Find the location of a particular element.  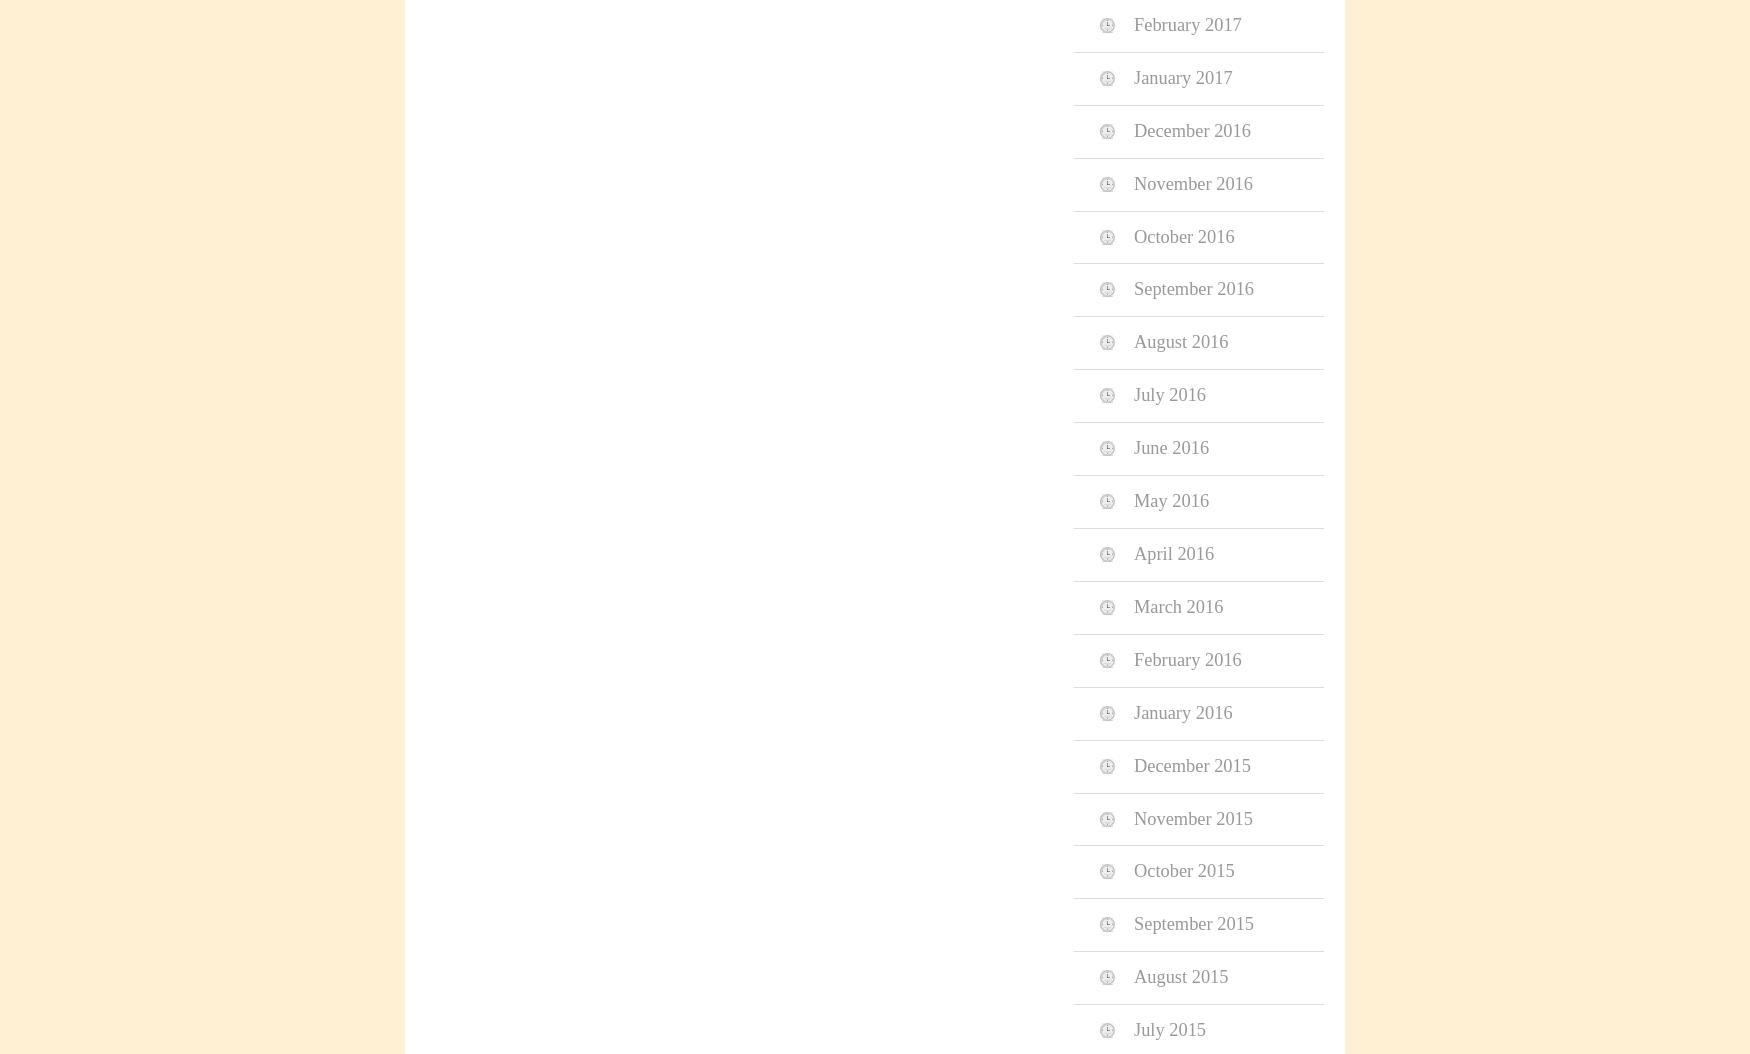

'July 2015' is located at coordinates (1169, 1028).